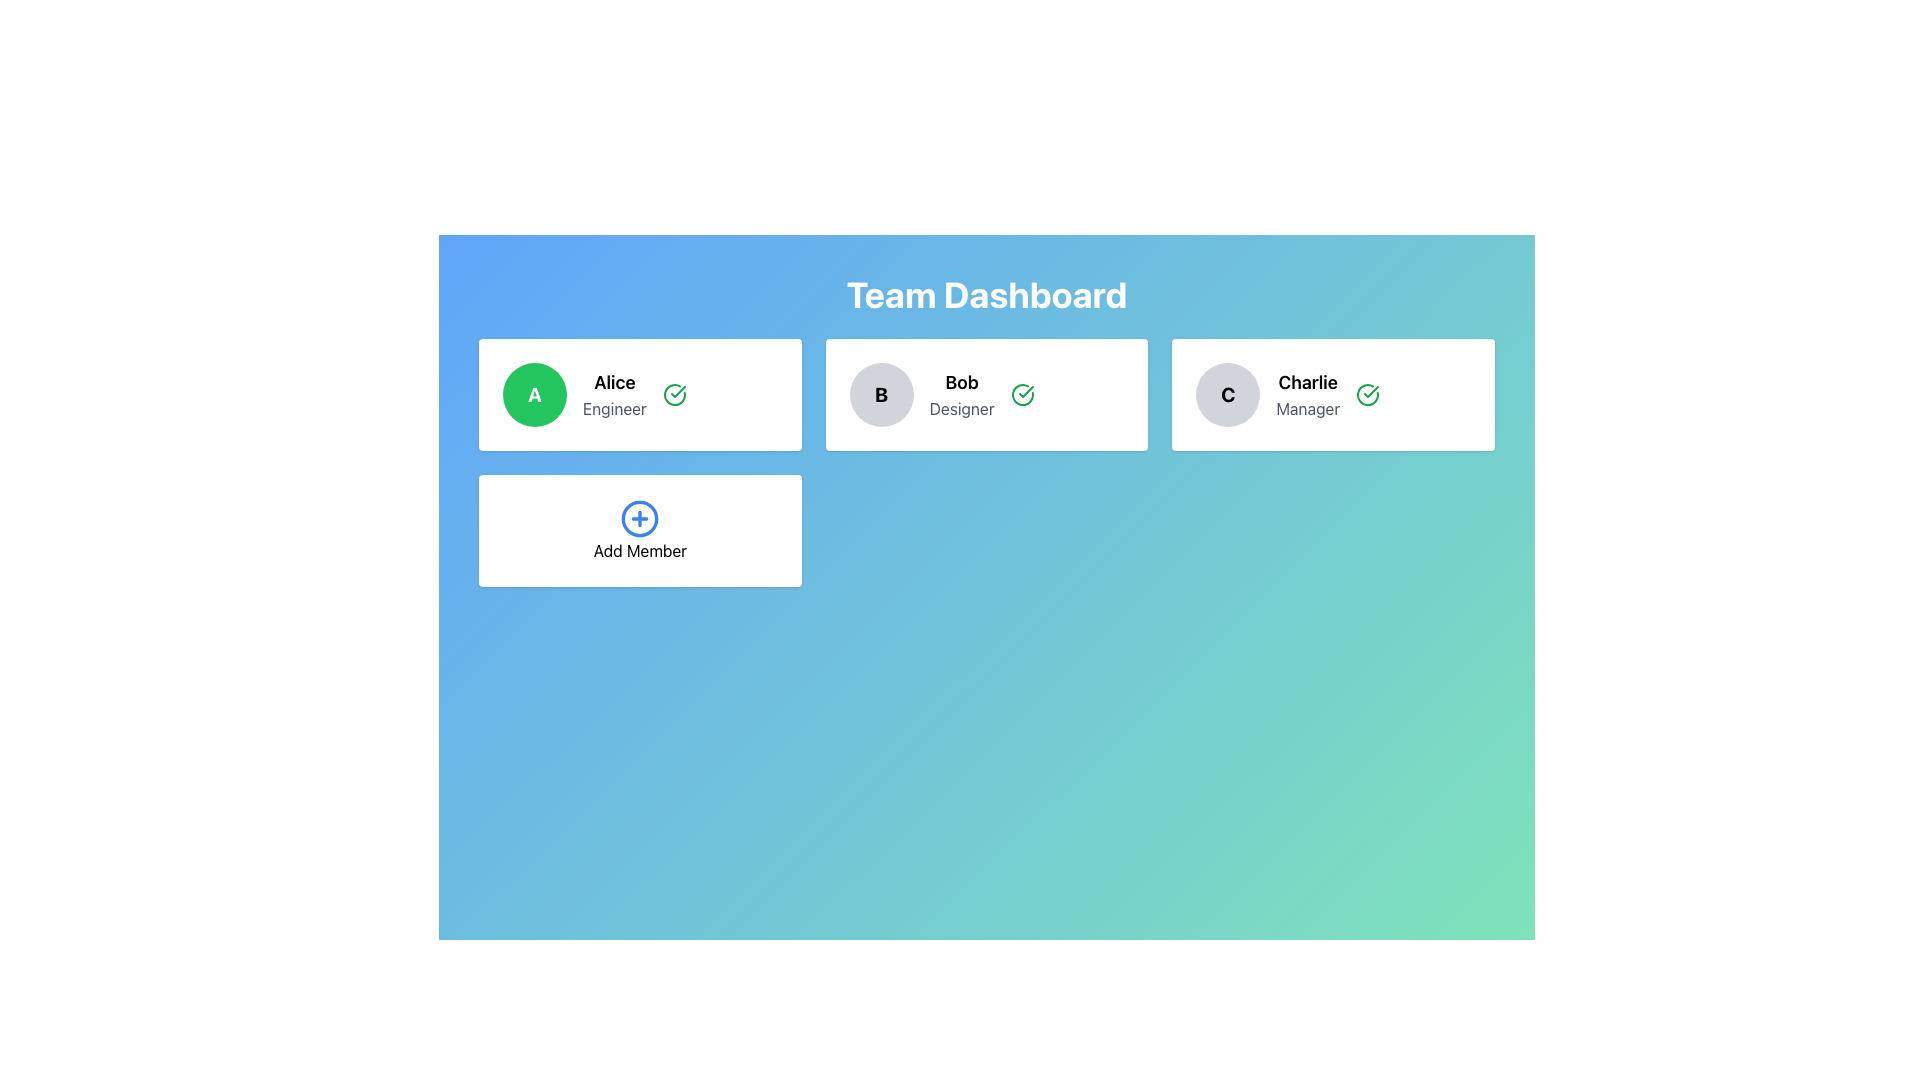  I want to click on the circular green Avatar Circle Badge with a white capital 'A' centered within it, located on the left side of the team member card layout, so click(534, 394).